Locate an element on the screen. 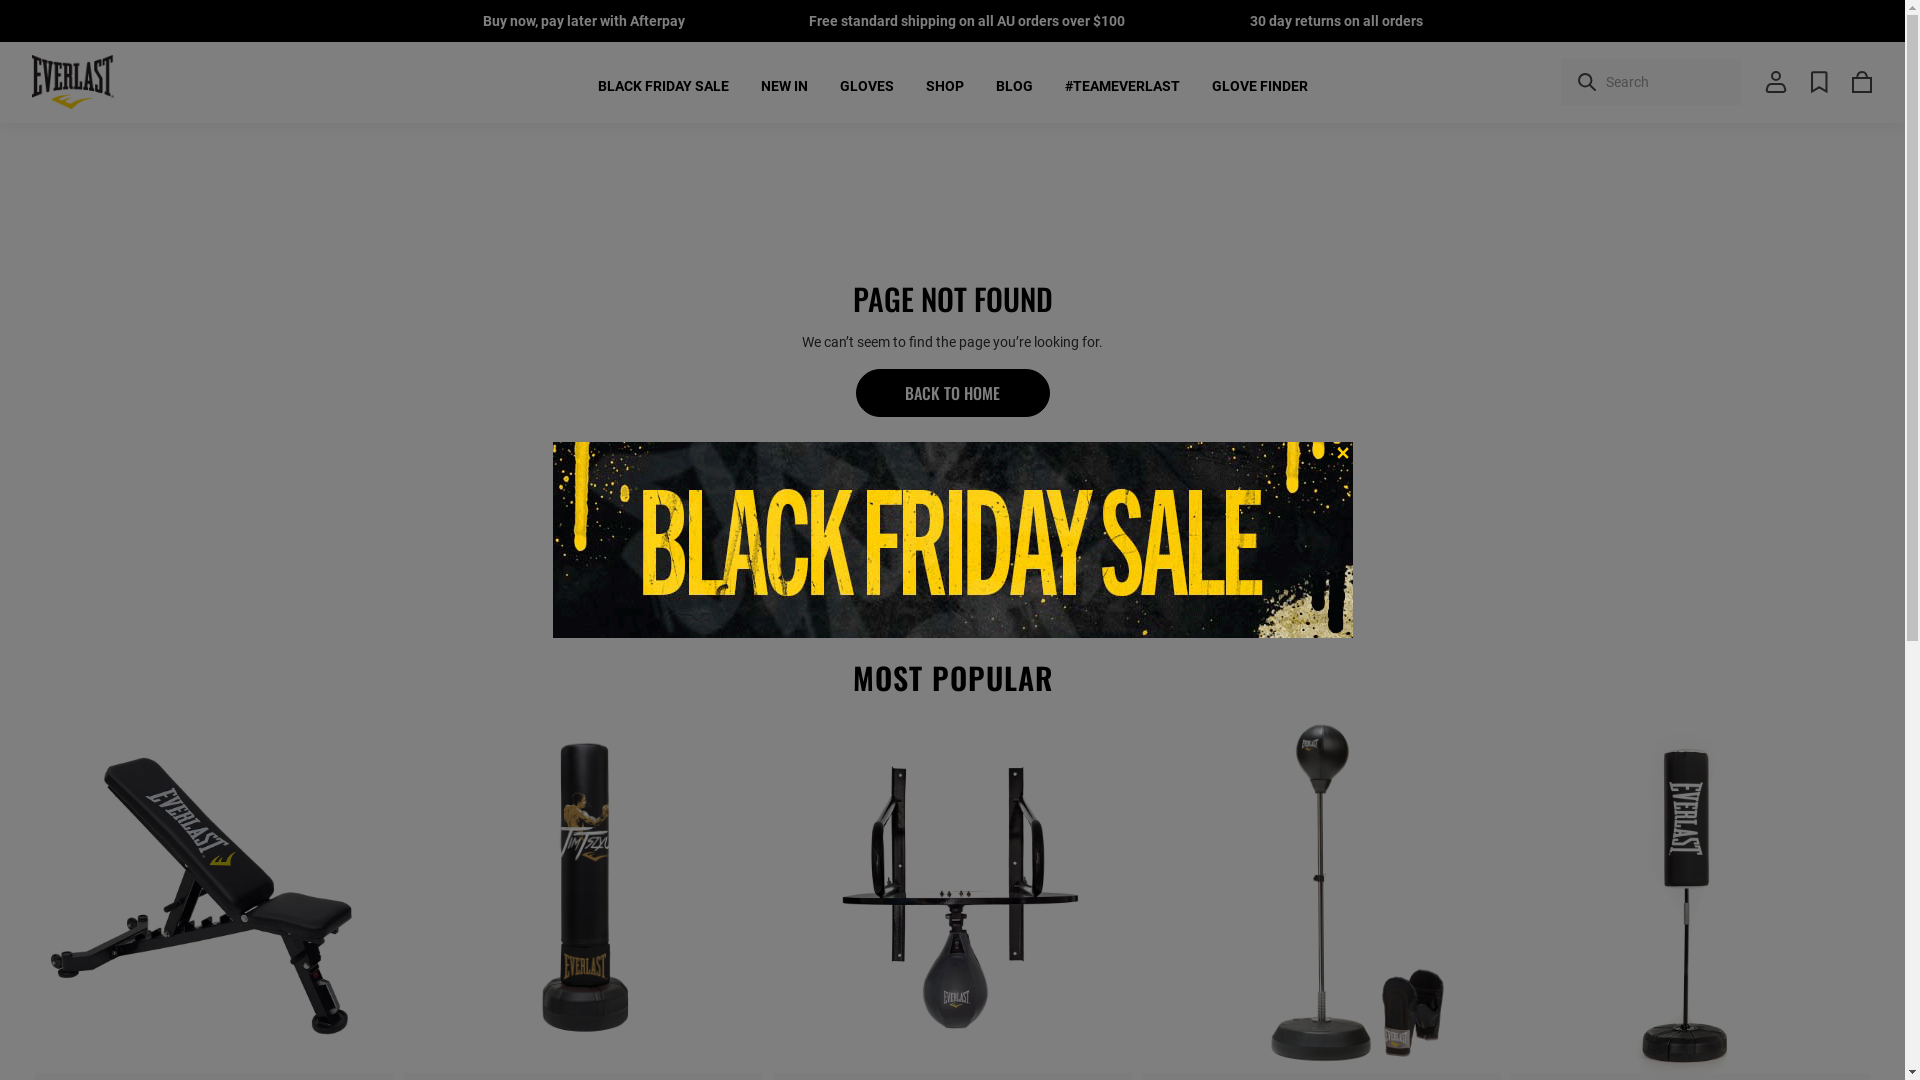  'GLOVE FINDER' is located at coordinates (1258, 84).